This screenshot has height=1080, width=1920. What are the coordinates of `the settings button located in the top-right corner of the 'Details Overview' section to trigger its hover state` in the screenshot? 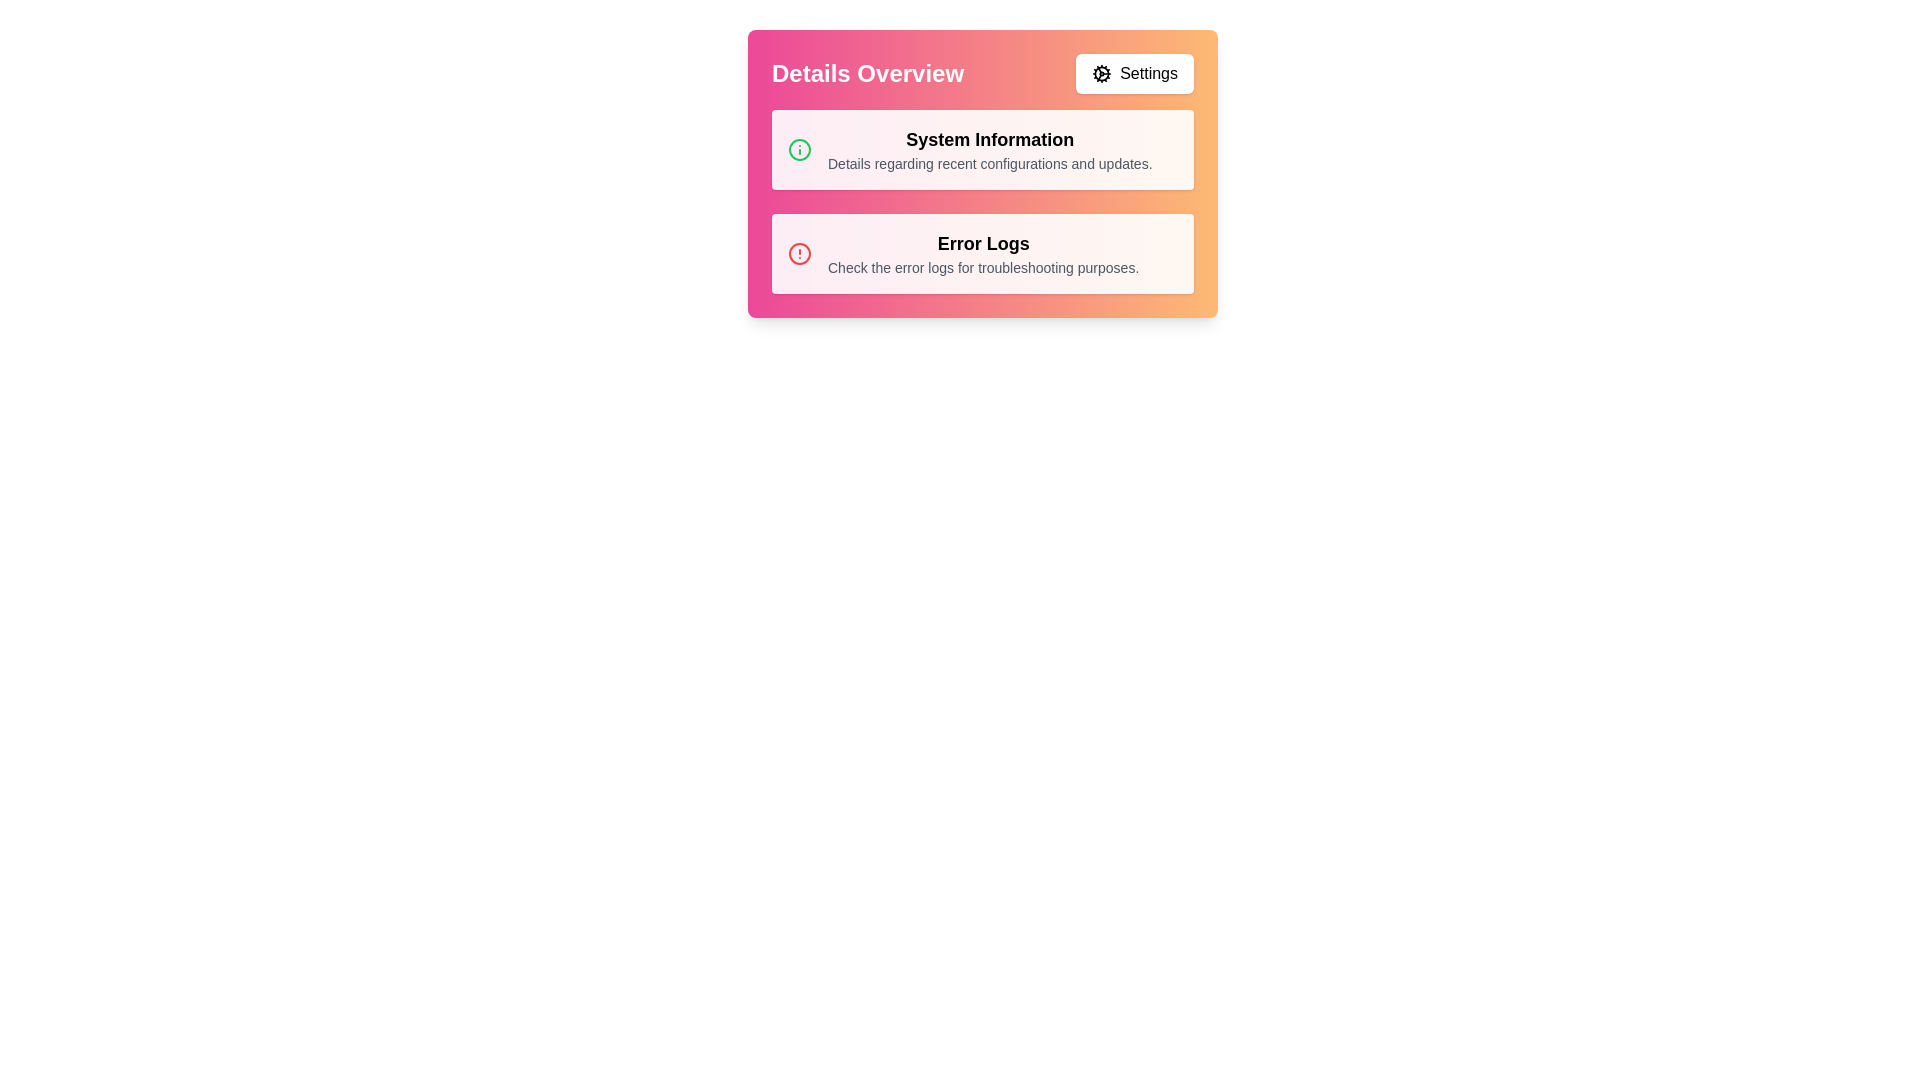 It's located at (1135, 72).